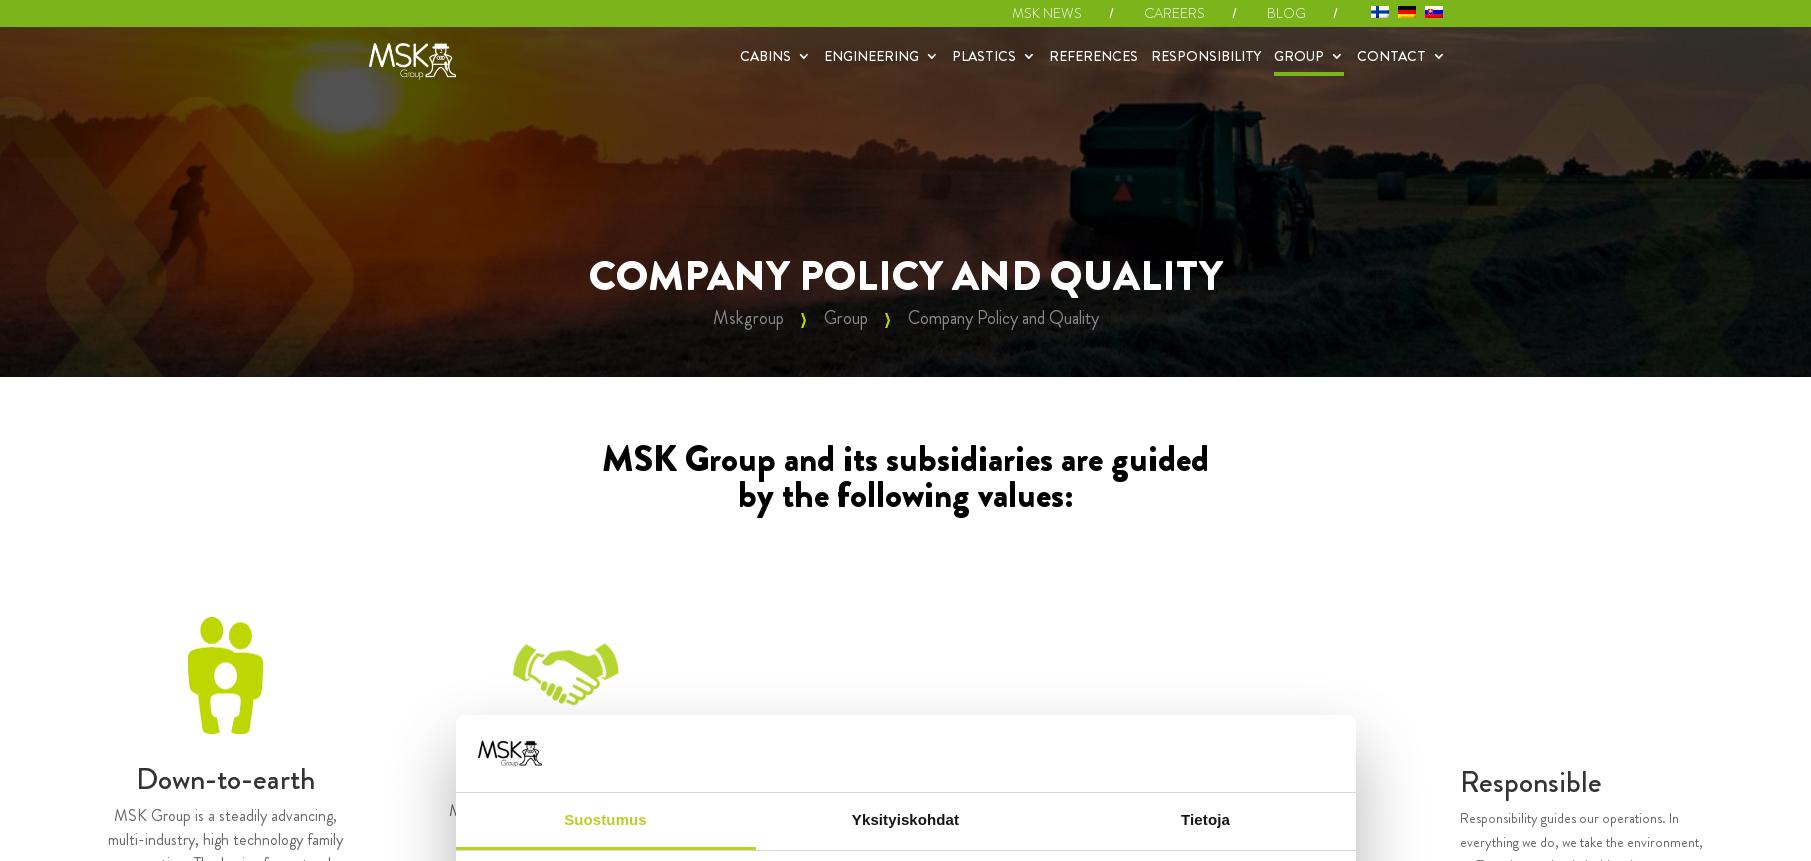 The height and width of the screenshot is (861, 1811). I want to click on 'MSK Group', so click(1437, 149).